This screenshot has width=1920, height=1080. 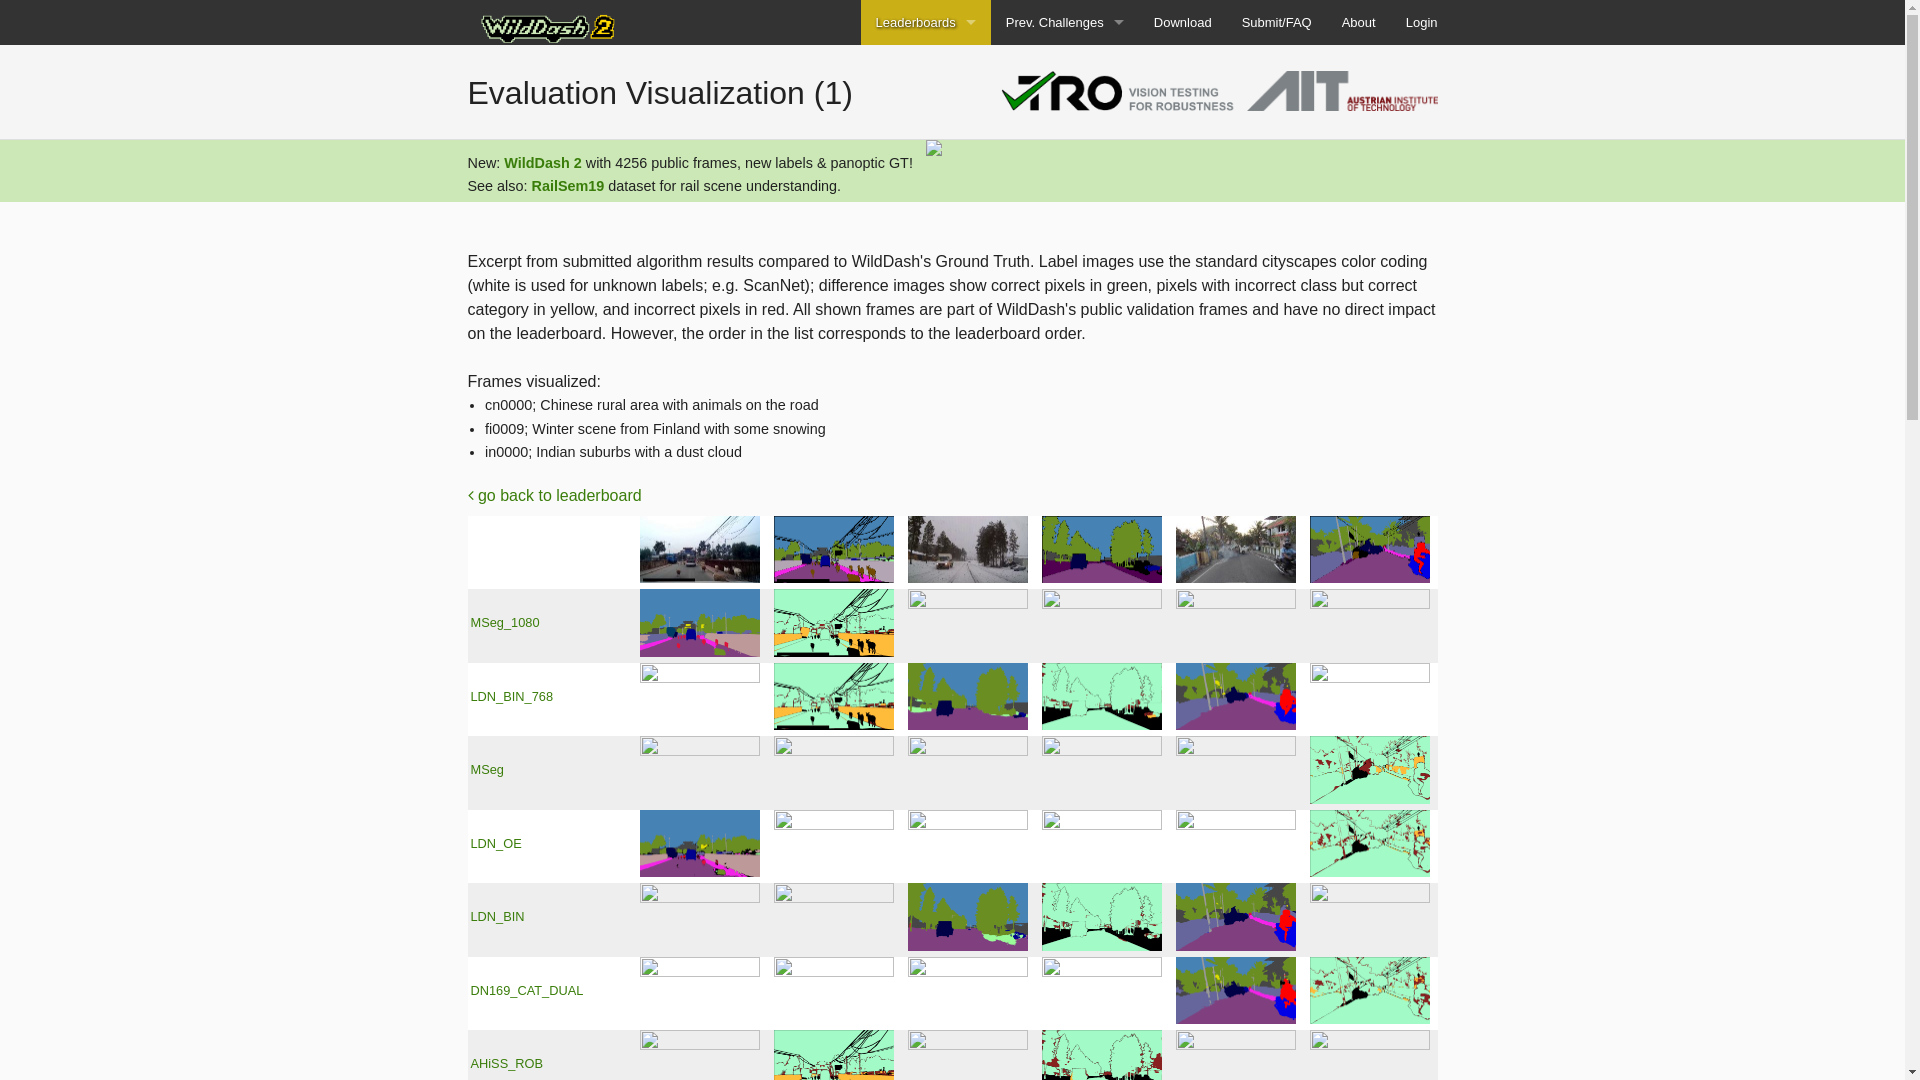 I want to click on 'MSeg_1080', so click(x=504, y=621).